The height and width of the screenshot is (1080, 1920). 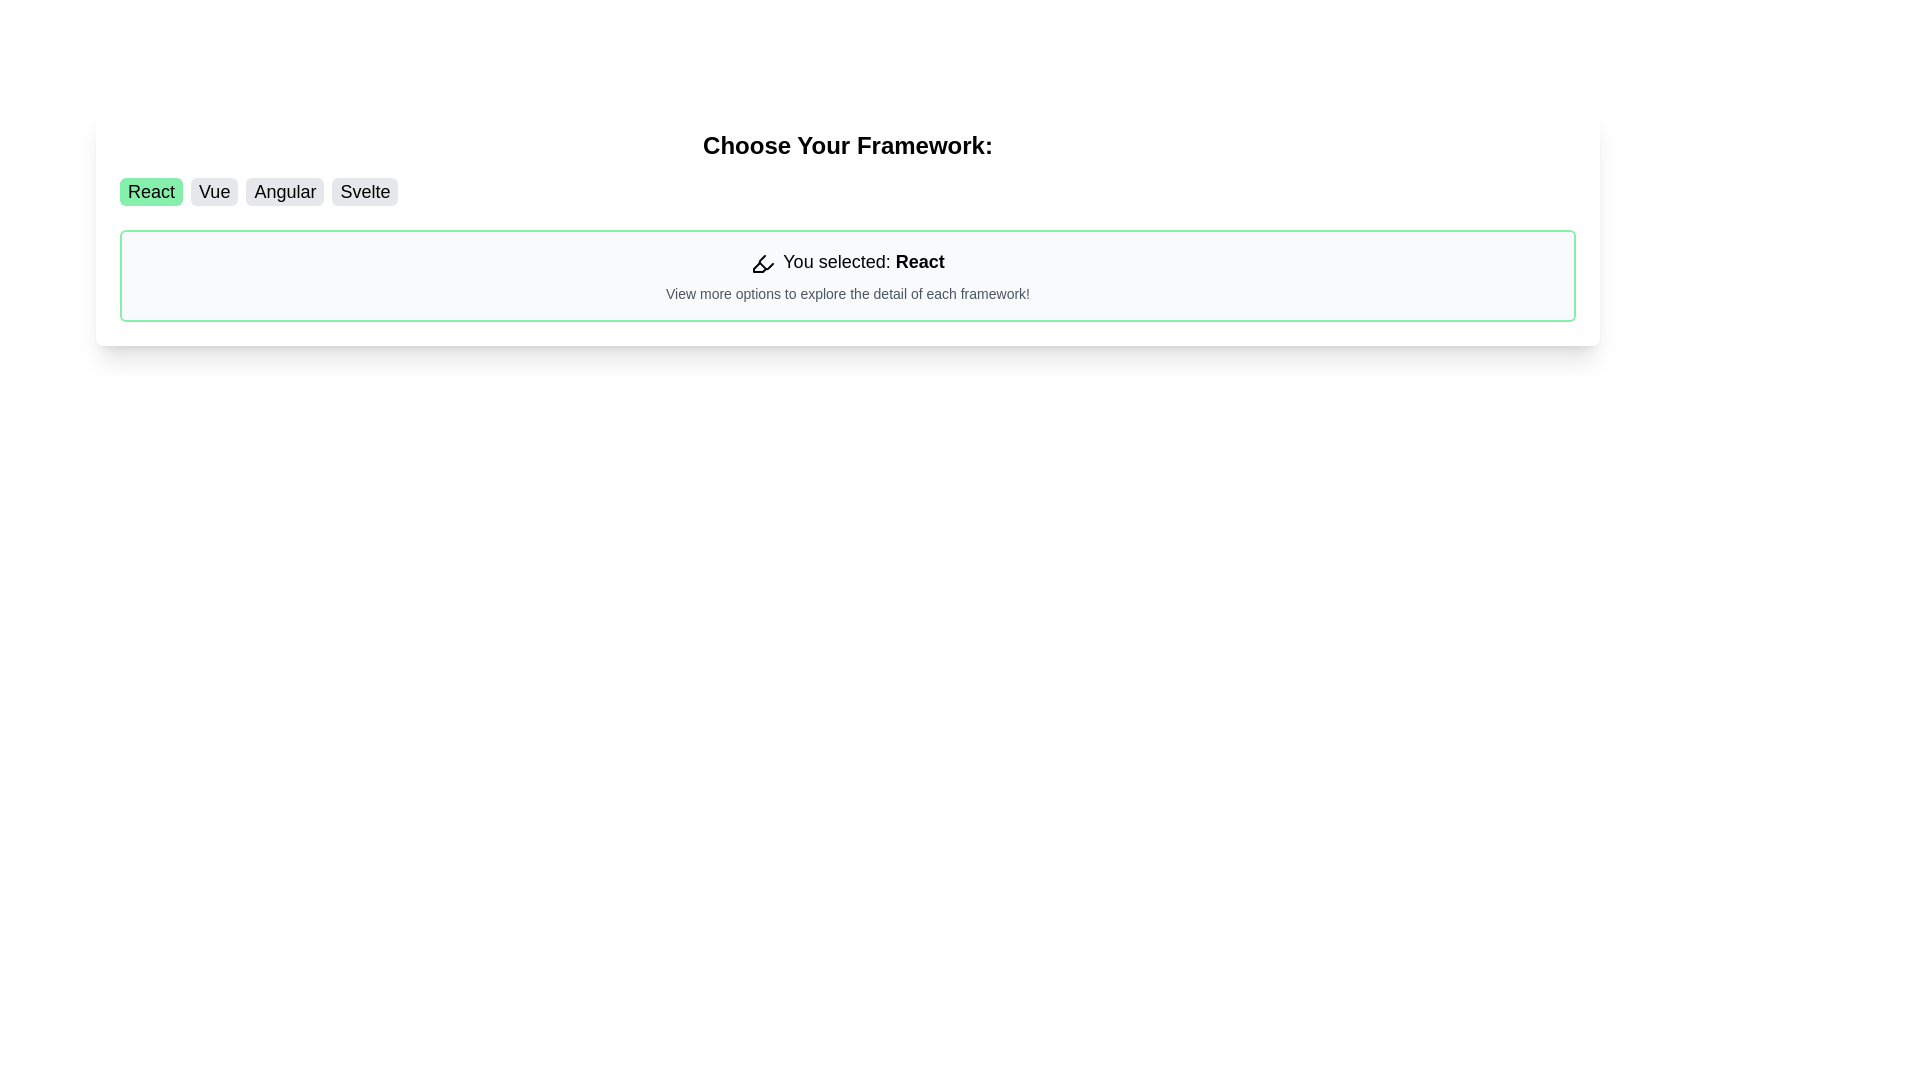 What do you see at coordinates (214, 192) in the screenshot?
I see `the button labeled 'Vue', which is the second button in a row of framework selection buttons located below the heading 'Choose Your Framework:'` at bounding box center [214, 192].